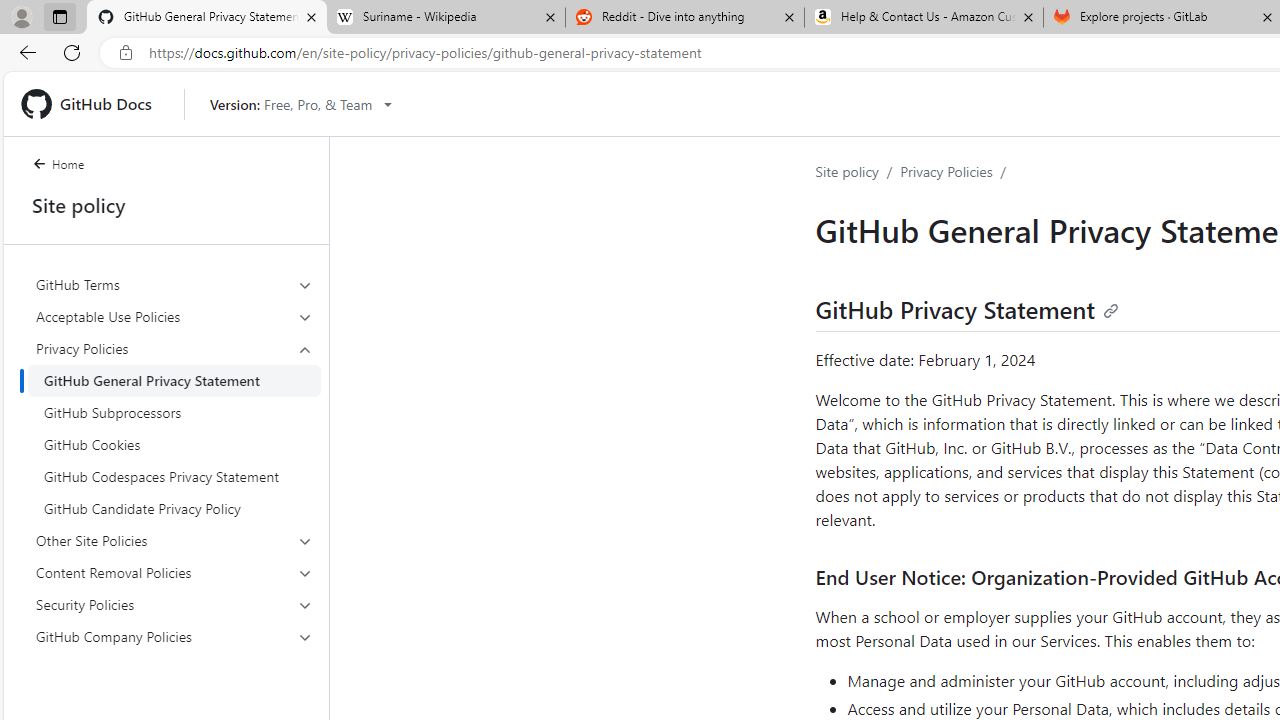 This screenshot has height=720, width=1280. What do you see at coordinates (174, 443) in the screenshot?
I see `'GitHub Cookies'` at bounding box center [174, 443].